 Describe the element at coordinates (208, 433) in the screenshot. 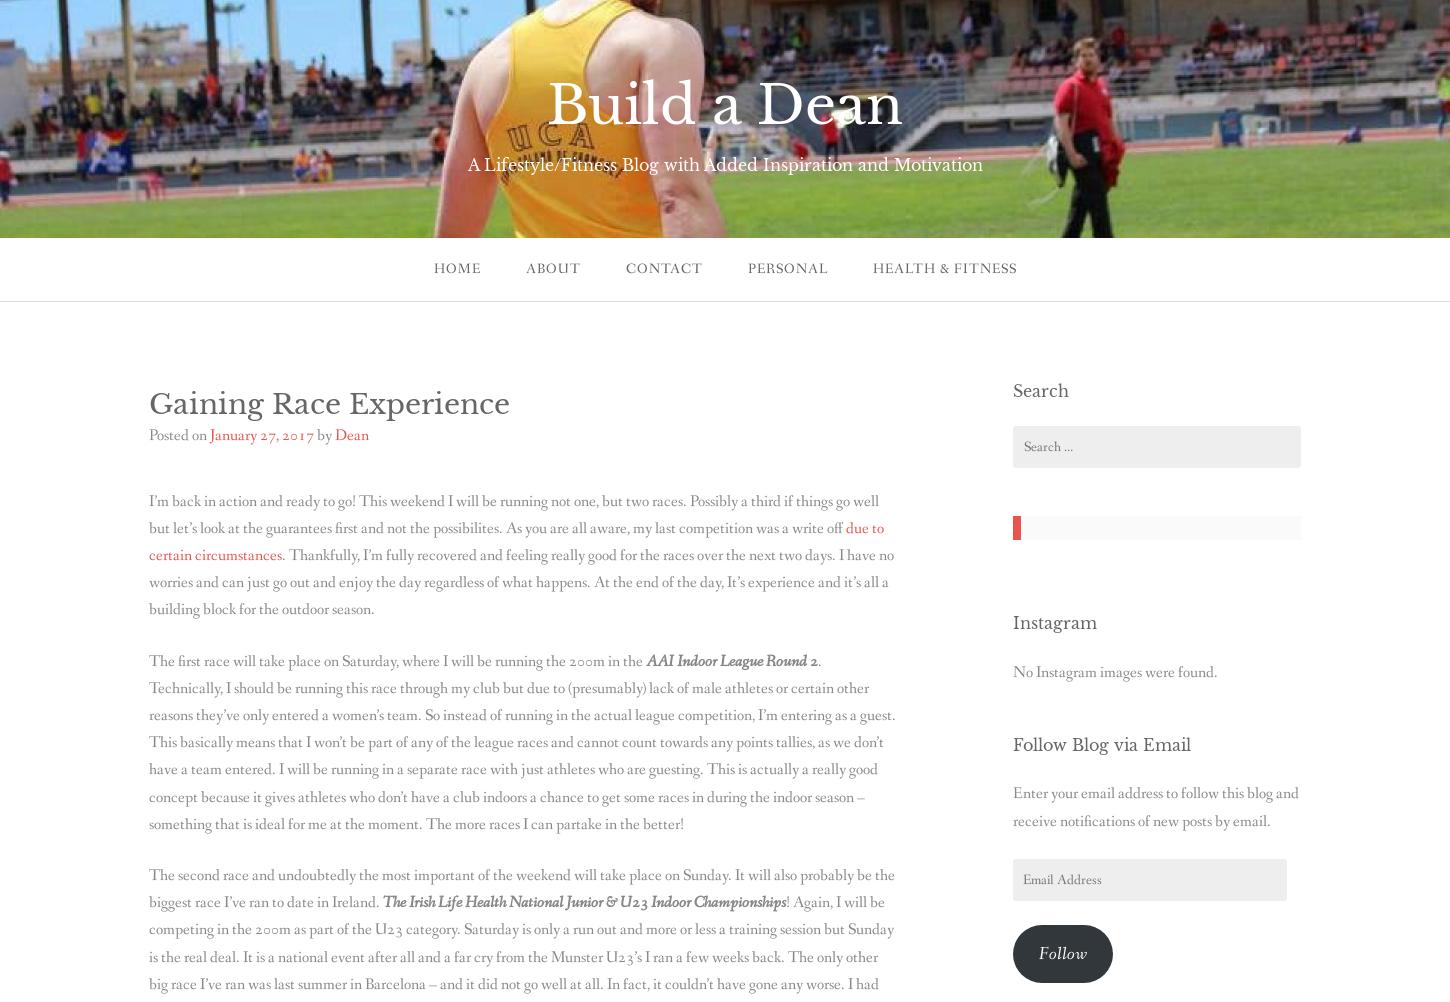

I see `'January 27, 2017'` at that location.